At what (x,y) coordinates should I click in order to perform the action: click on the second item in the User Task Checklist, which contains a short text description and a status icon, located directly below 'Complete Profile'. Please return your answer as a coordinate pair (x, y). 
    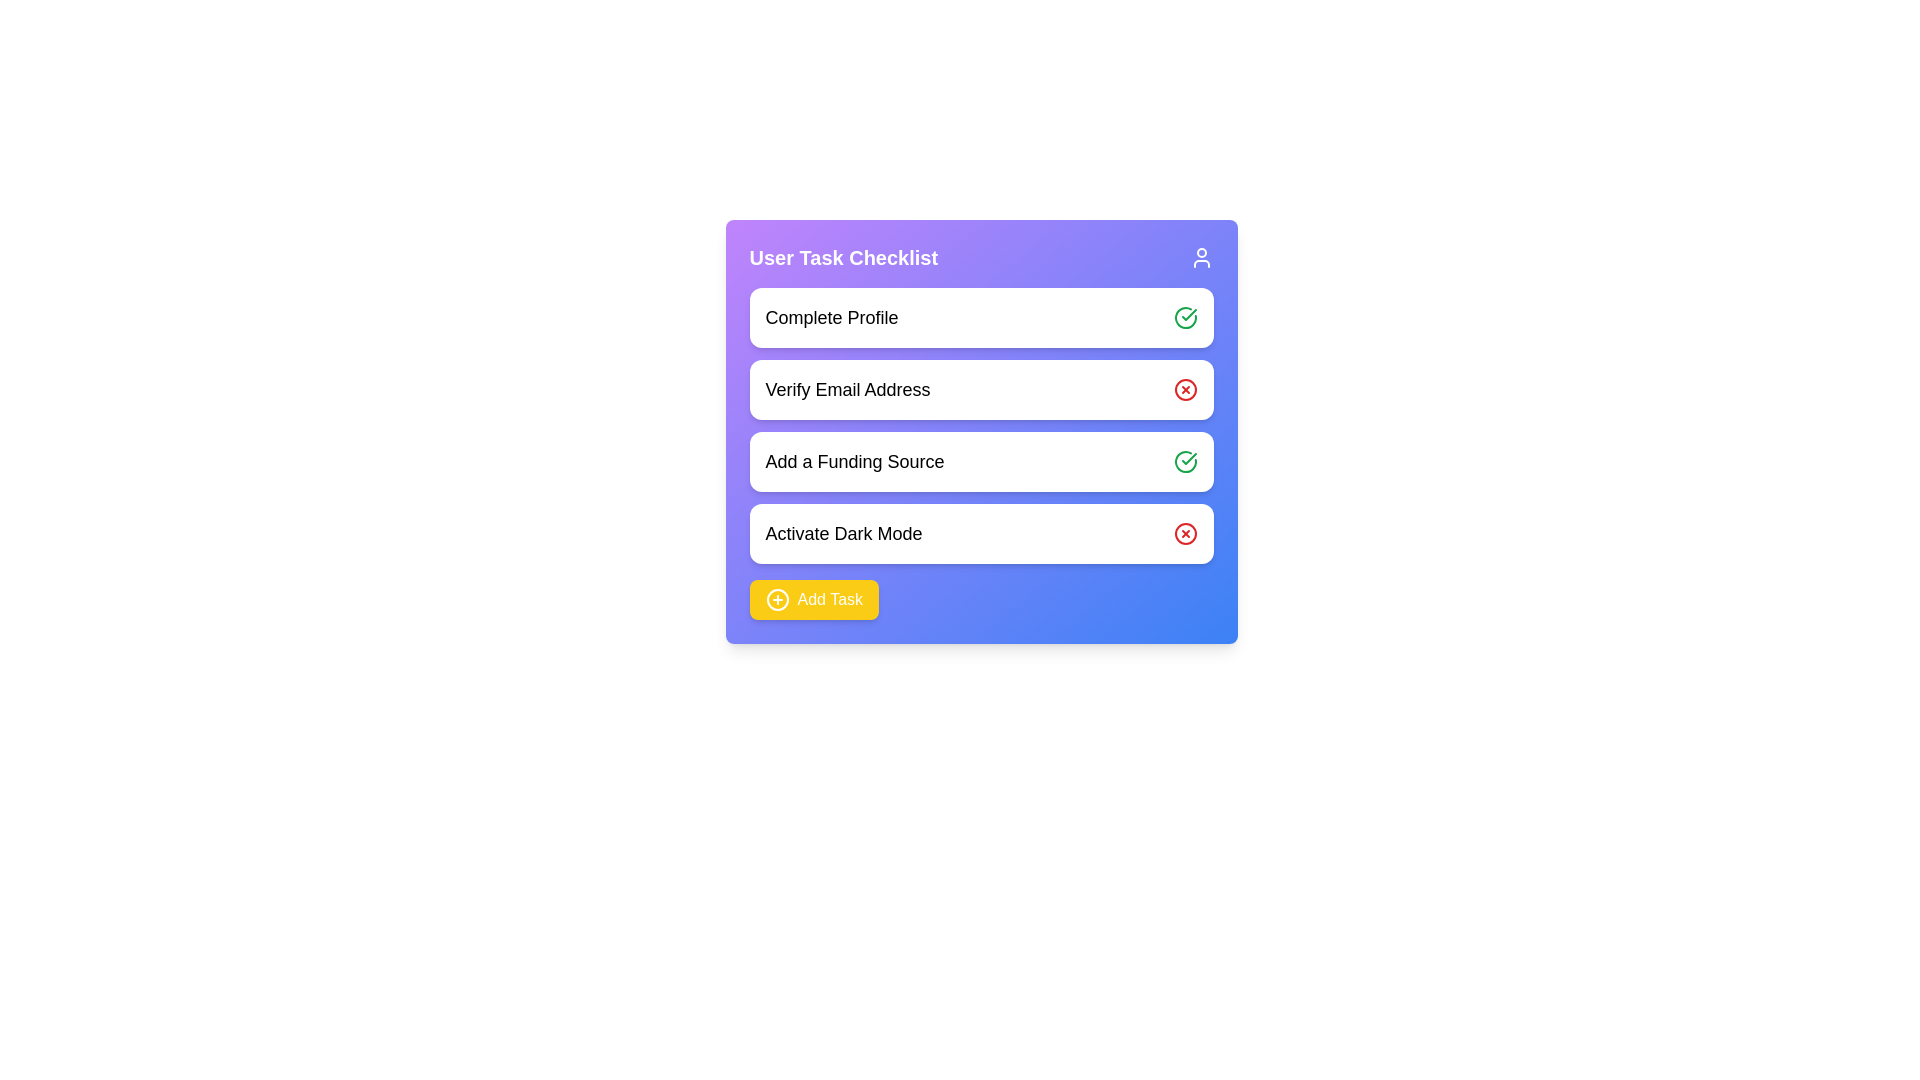
    Looking at the image, I should click on (981, 424).